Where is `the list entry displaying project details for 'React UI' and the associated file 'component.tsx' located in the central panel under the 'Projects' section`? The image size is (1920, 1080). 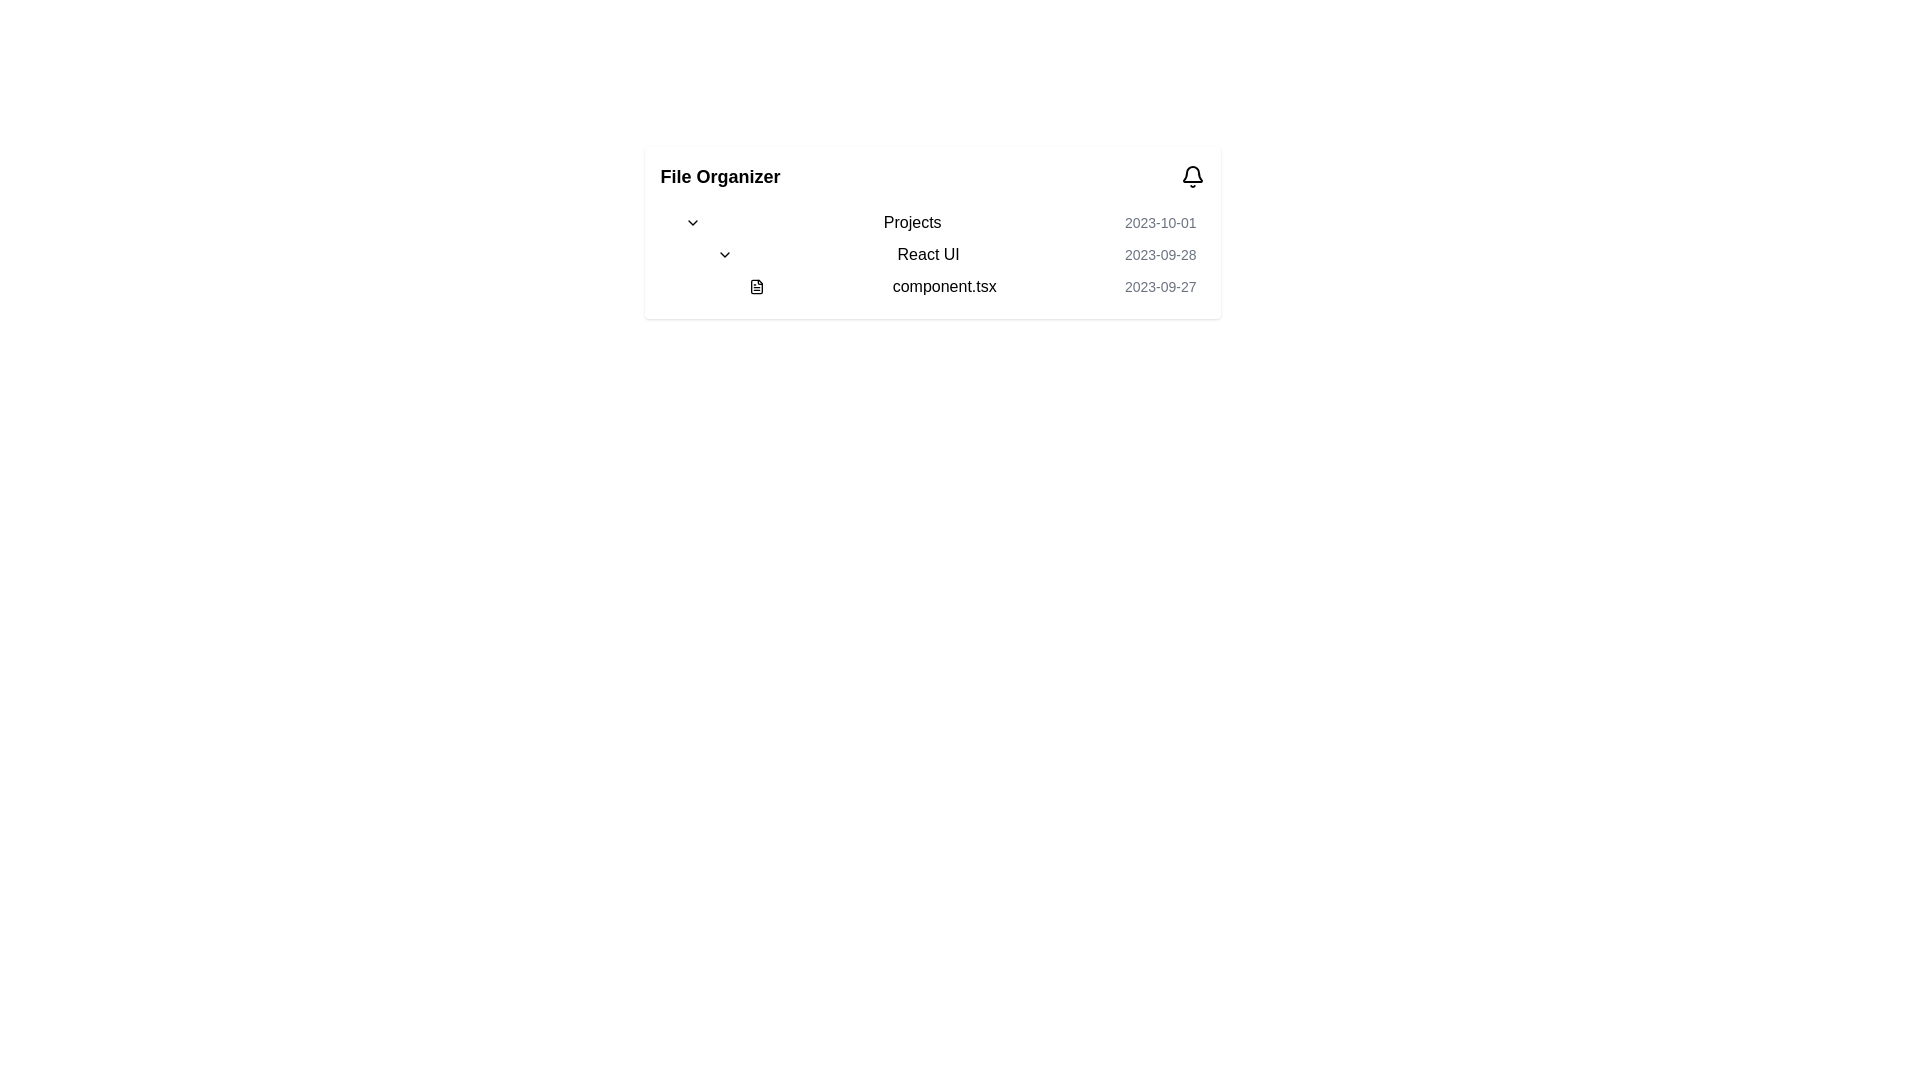 the list entry displaying project details for 'React UI' and the associated file 'component.tsx' located in the central panel under the 'Projects' section is located at coordinates (947, 270).